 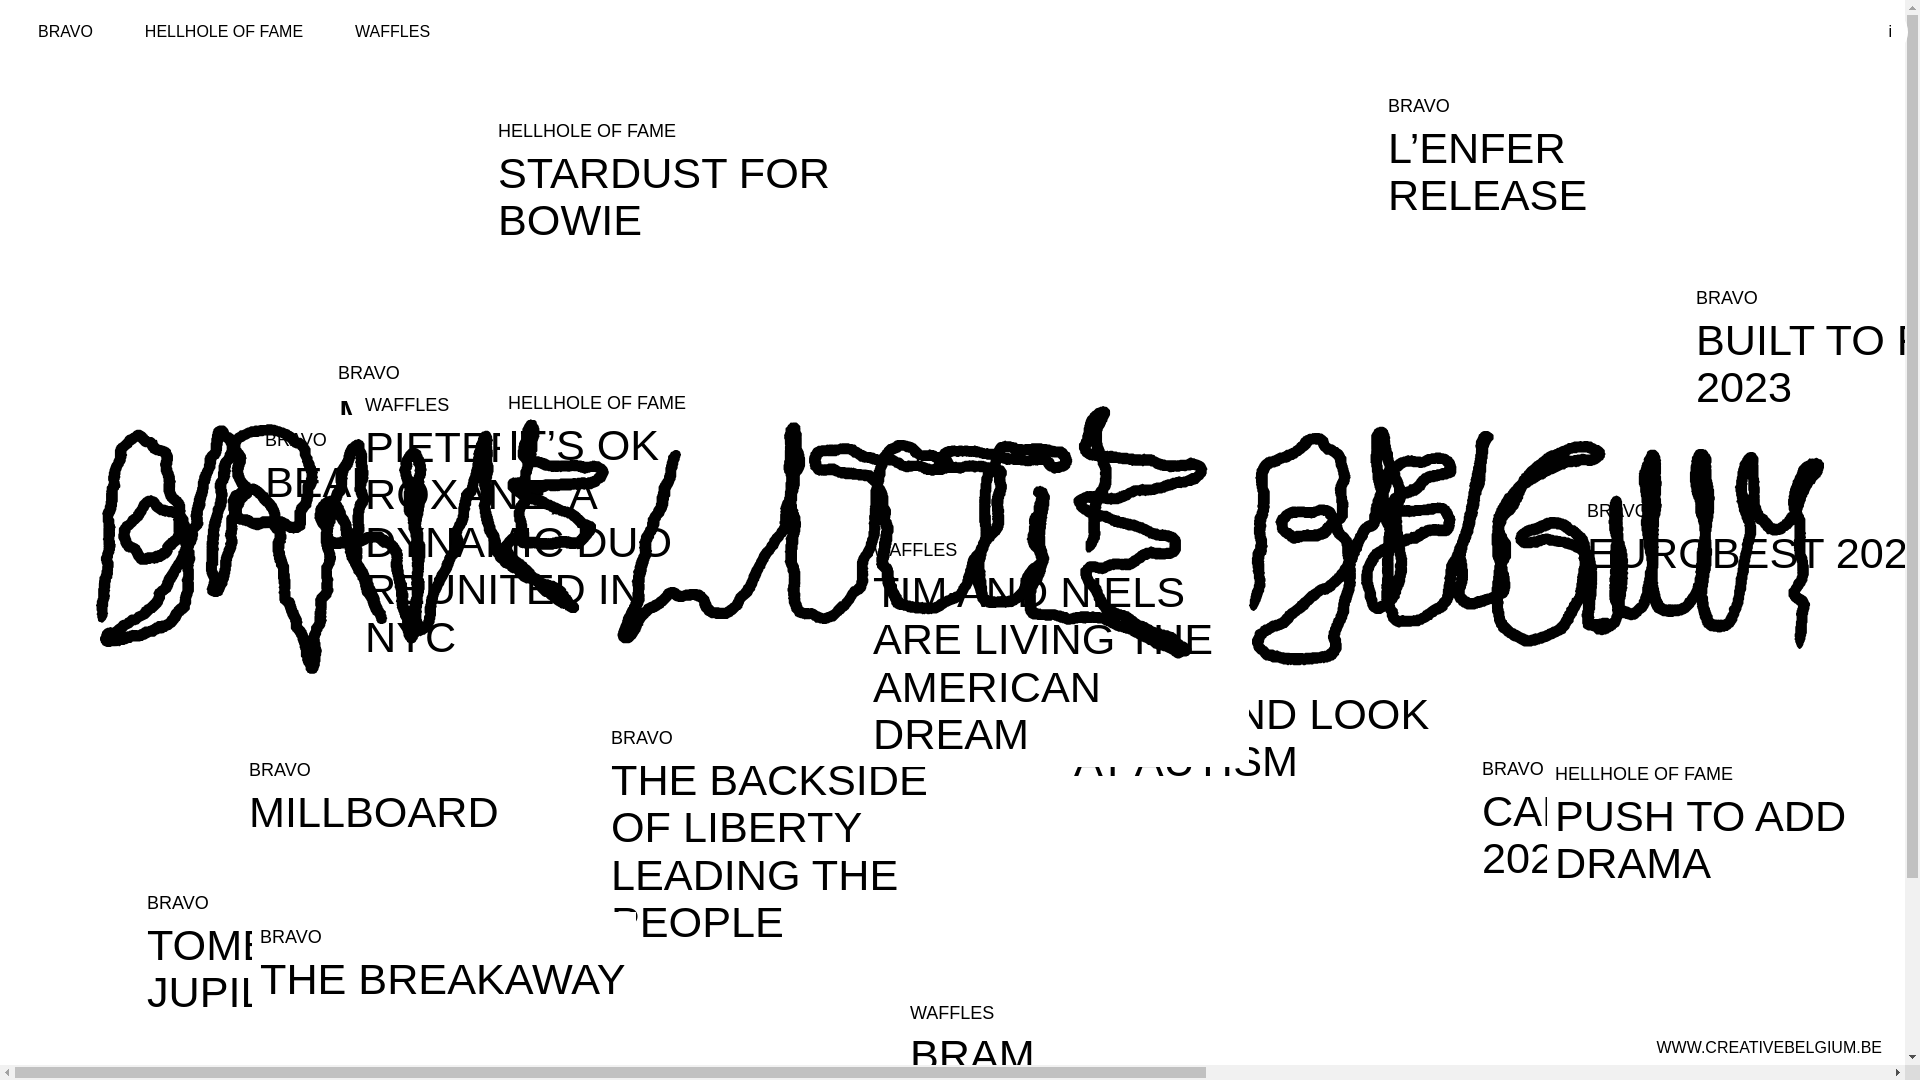 What do you see at coordinates (1256, 720) in the screenshot?
I see `'BRAVO` at bounding box center [1256, 720].